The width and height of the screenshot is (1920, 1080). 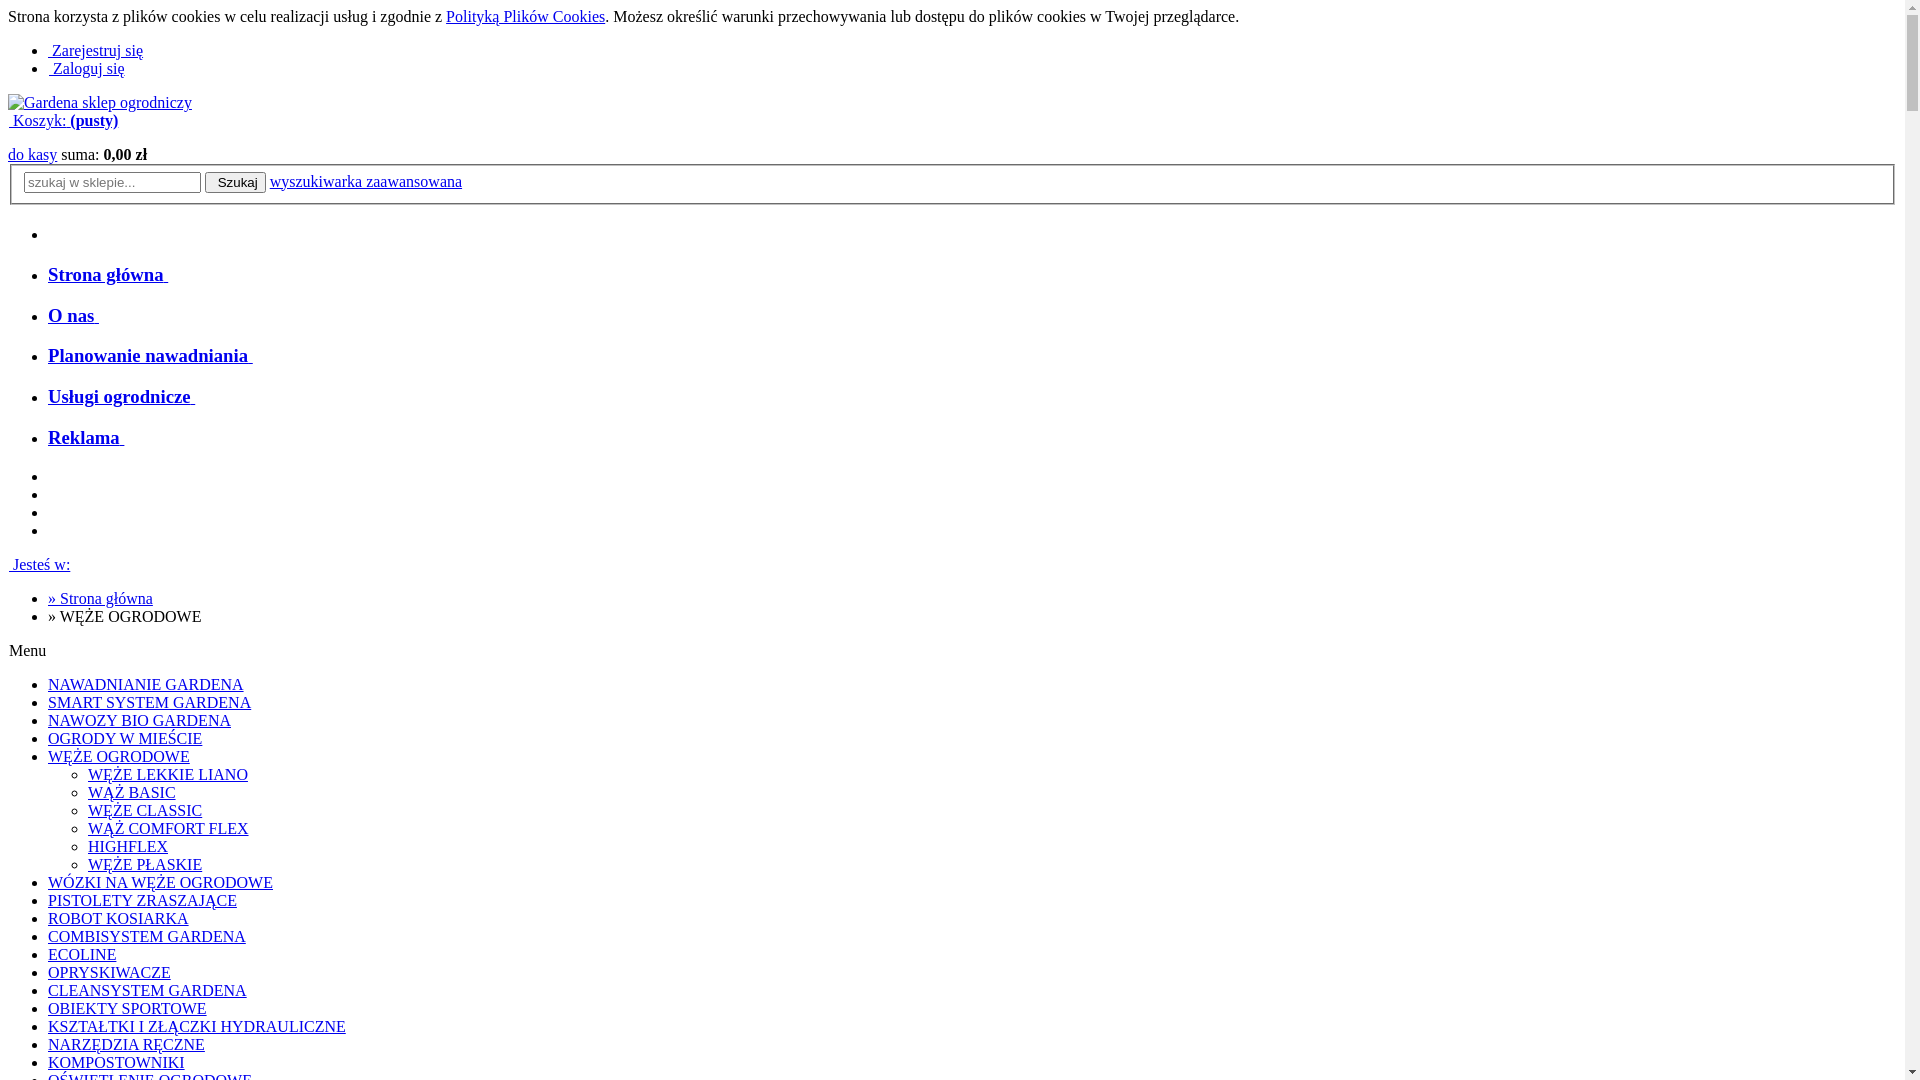 I want to click on 'ROBOT KOSIARKA', so click(x=117, y=918).